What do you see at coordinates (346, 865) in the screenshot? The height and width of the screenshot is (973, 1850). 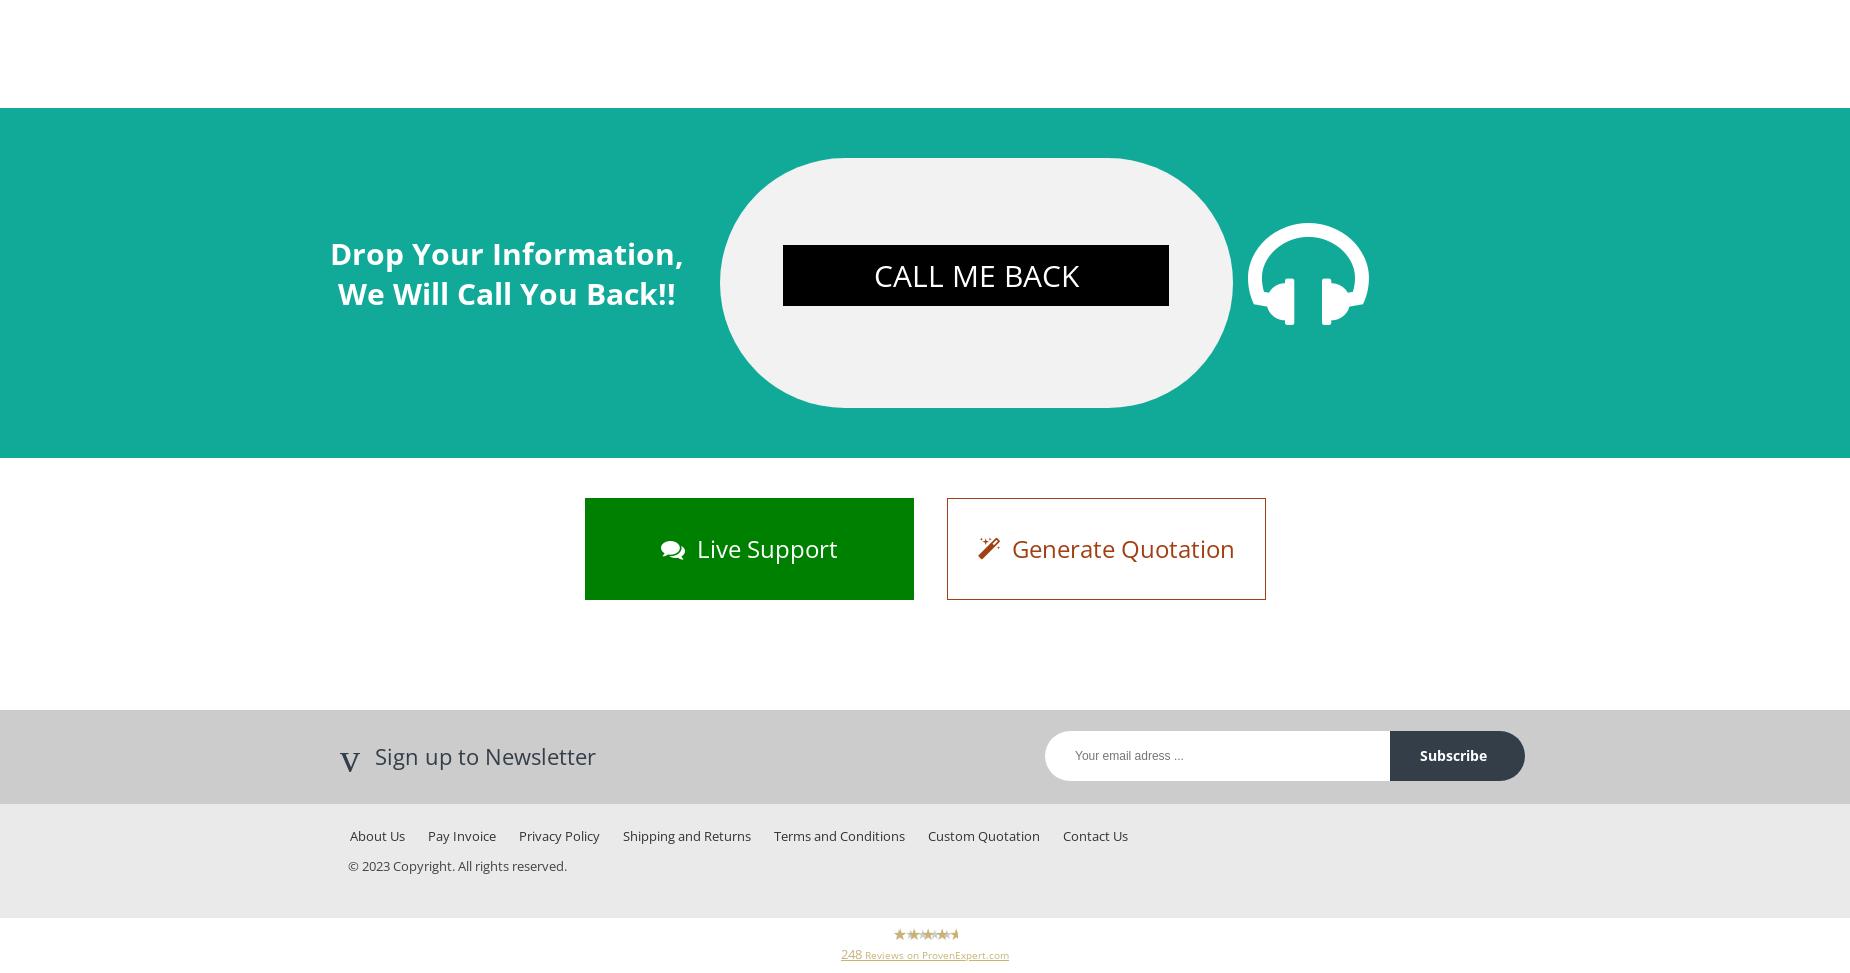 I see `'© 2023 Copyright. All rights reserved.'` at bounding box center [346, 865].